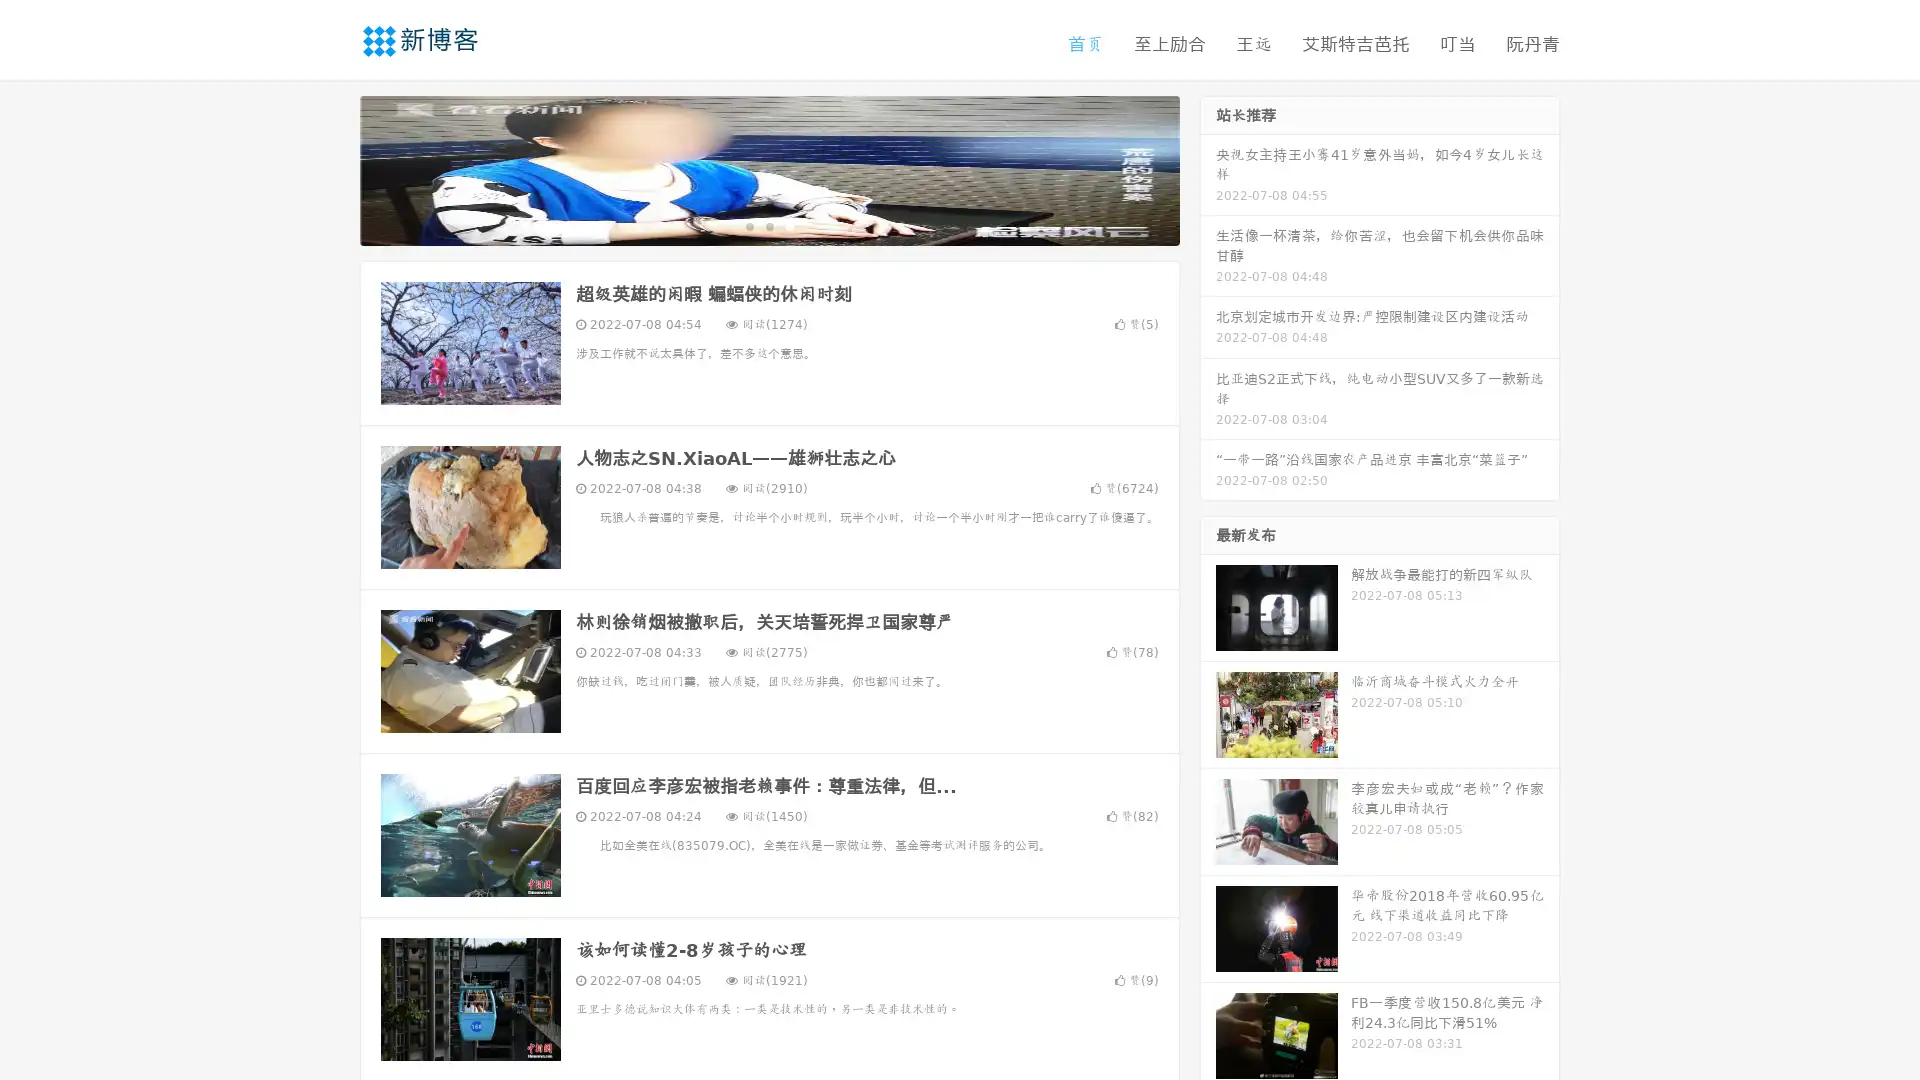 This screenshot has width=1920, height=1080. Describe the element at coordinates (330, 168) in the screenshot. I see `Previous slide` at that location.